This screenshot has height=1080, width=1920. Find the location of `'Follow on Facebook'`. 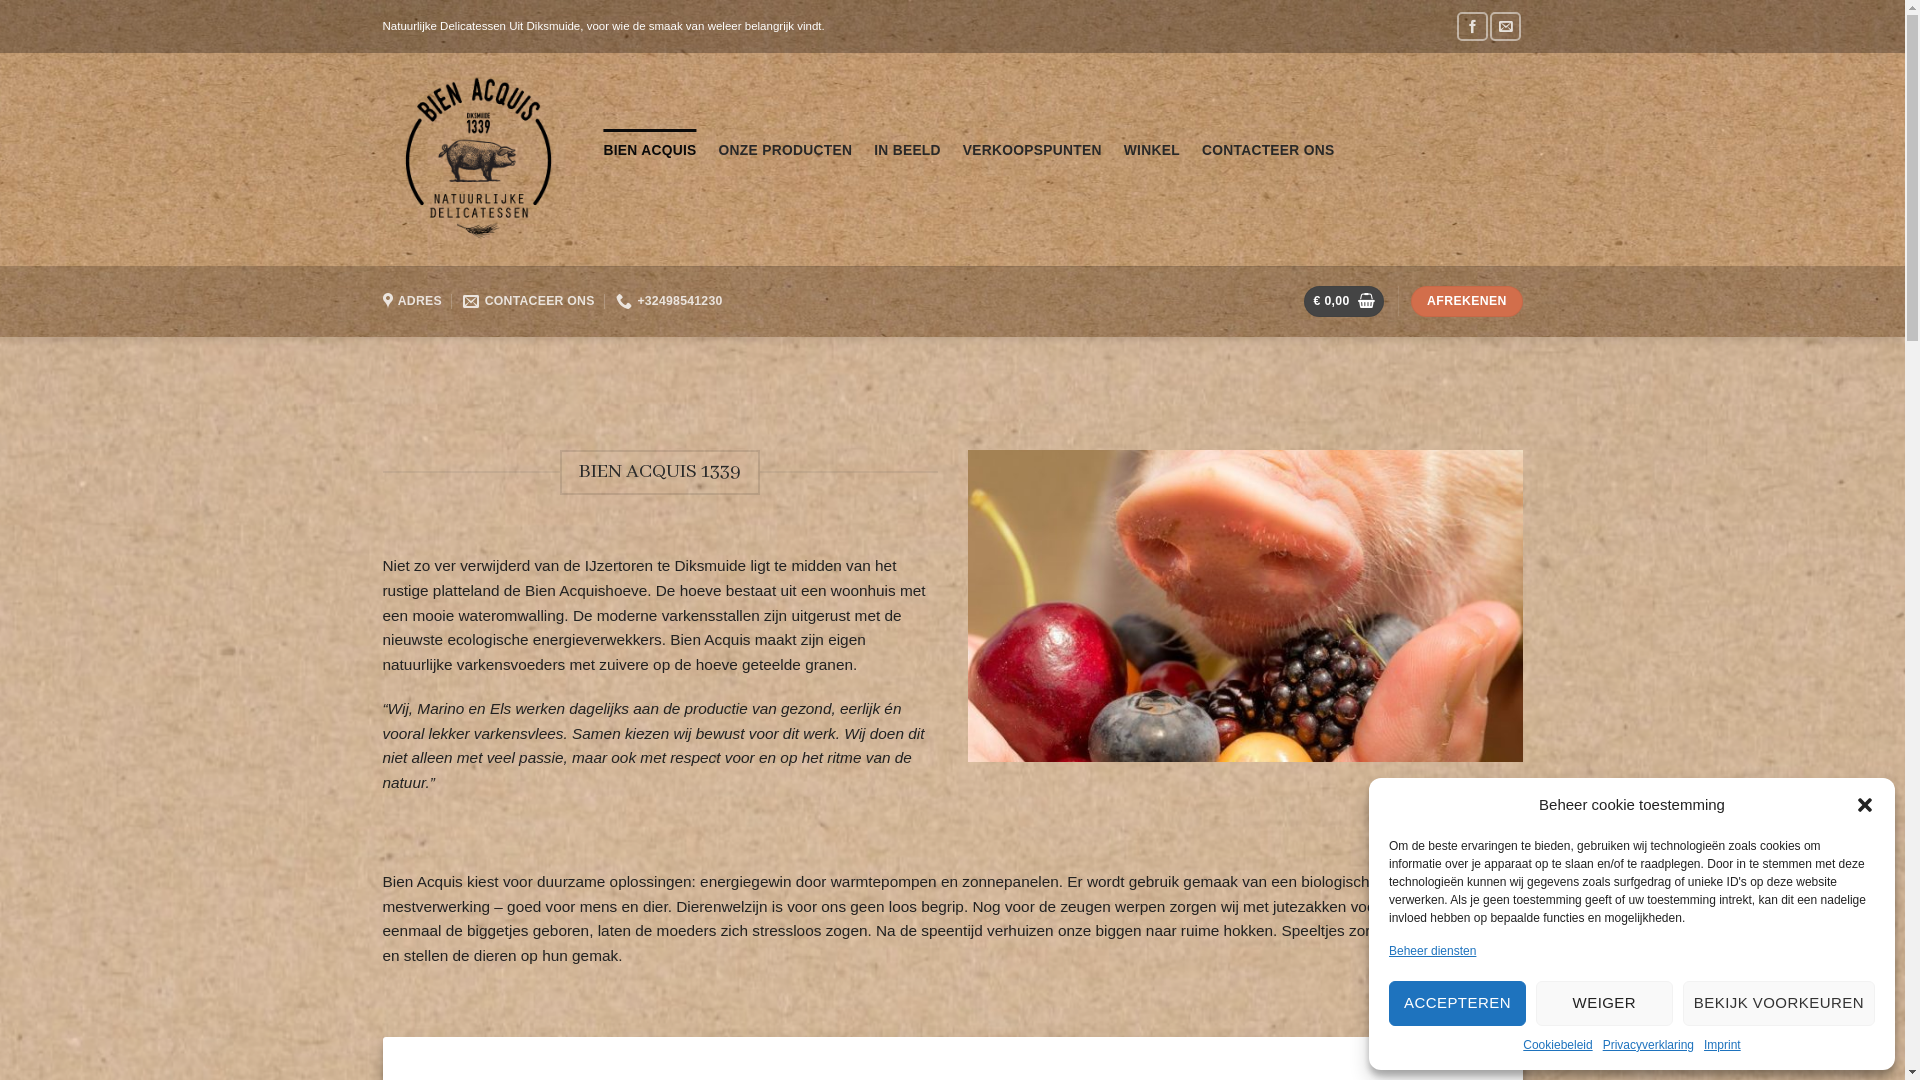

'Follow on Facebook' is located at coordinates (1457, 26).